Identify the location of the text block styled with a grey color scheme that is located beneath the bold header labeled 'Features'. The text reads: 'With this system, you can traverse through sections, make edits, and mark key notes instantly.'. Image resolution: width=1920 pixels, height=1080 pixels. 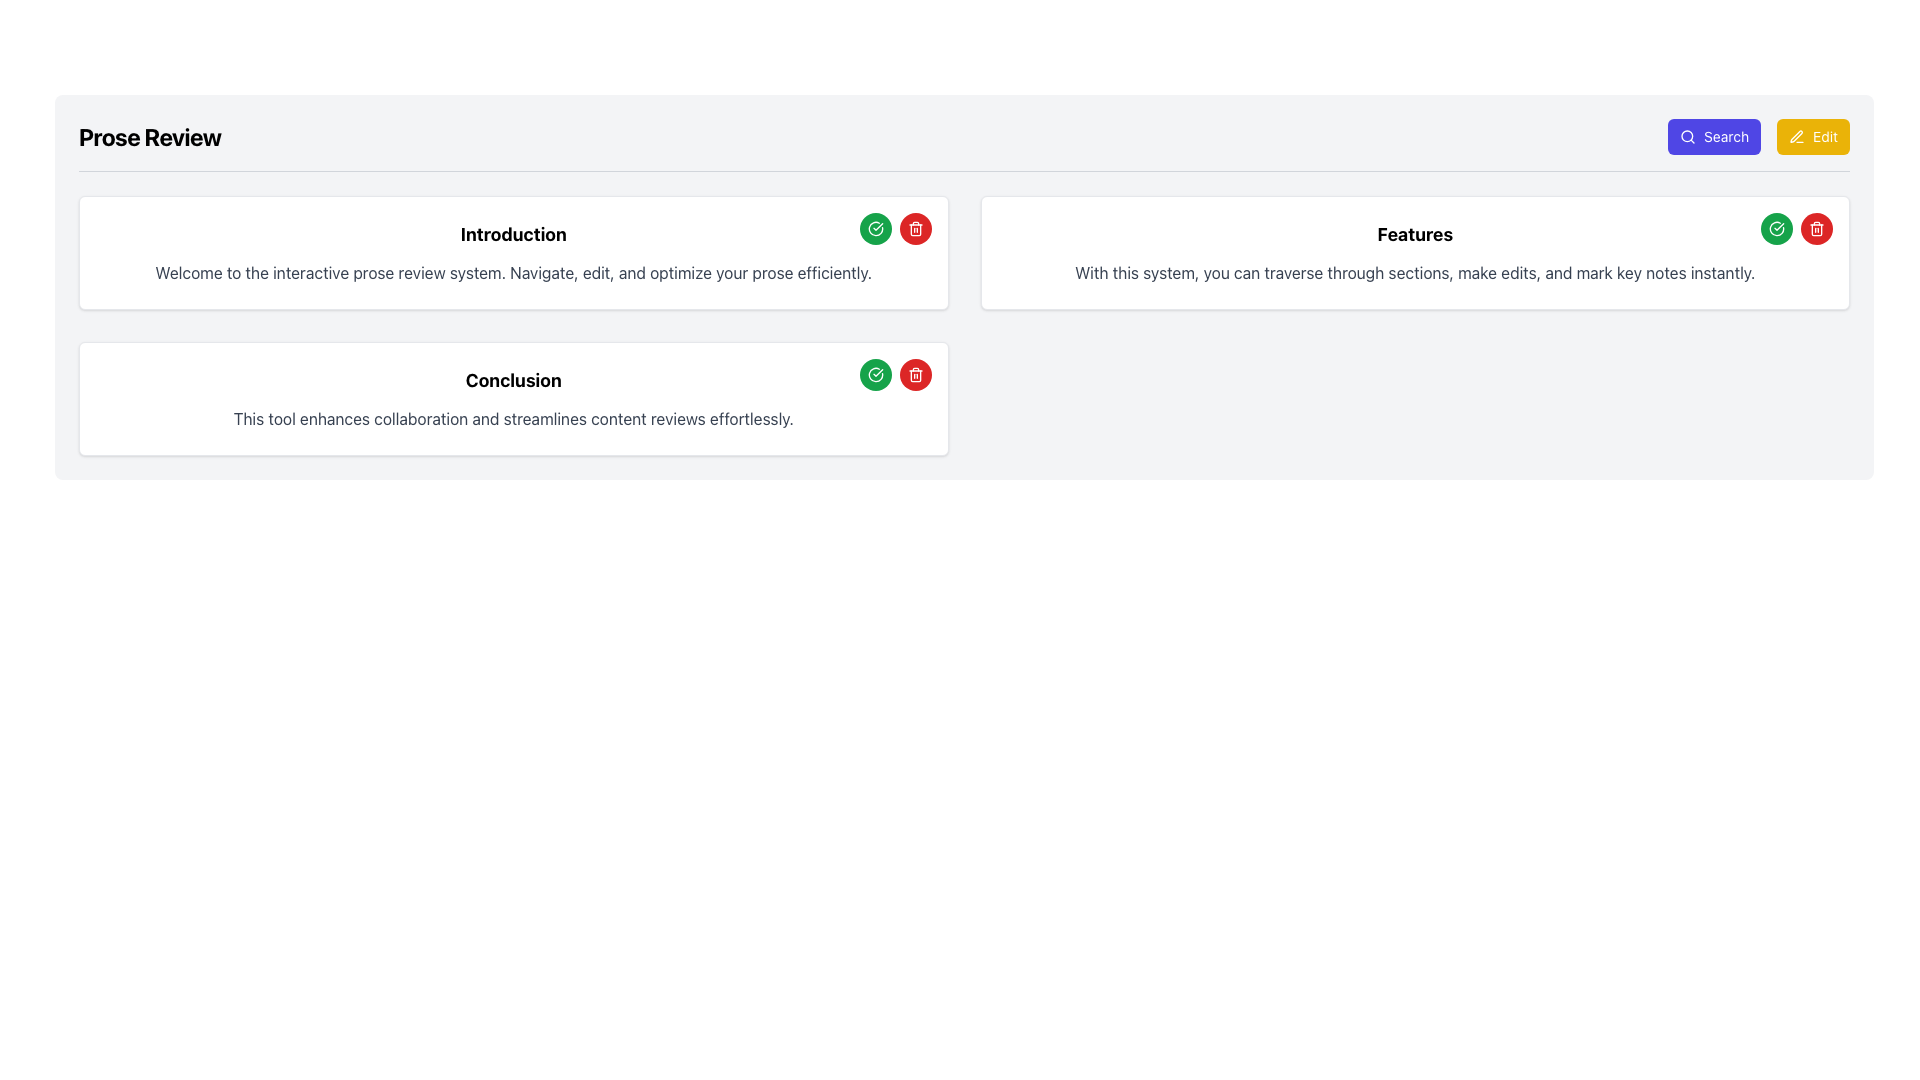
(1414, 273).